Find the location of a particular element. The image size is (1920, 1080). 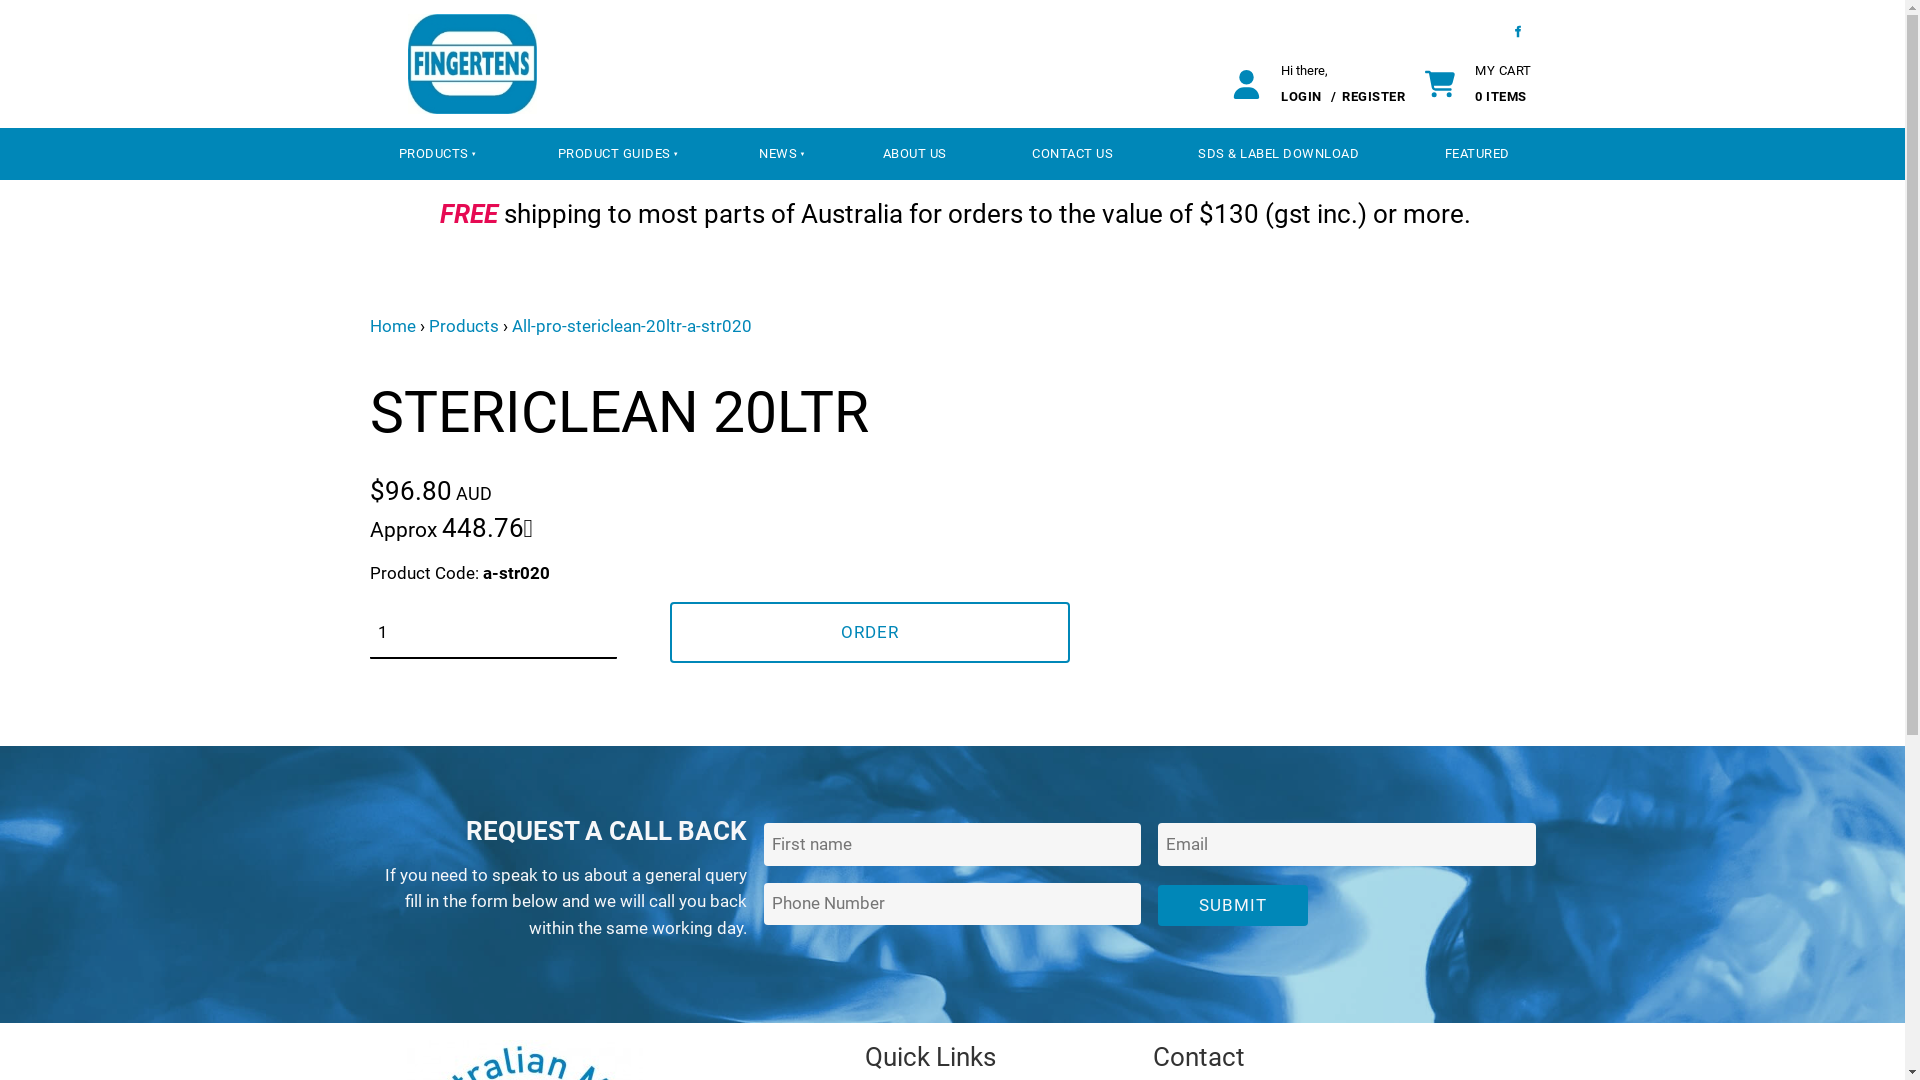

'NEWS' is located at coordinates (775, 153).